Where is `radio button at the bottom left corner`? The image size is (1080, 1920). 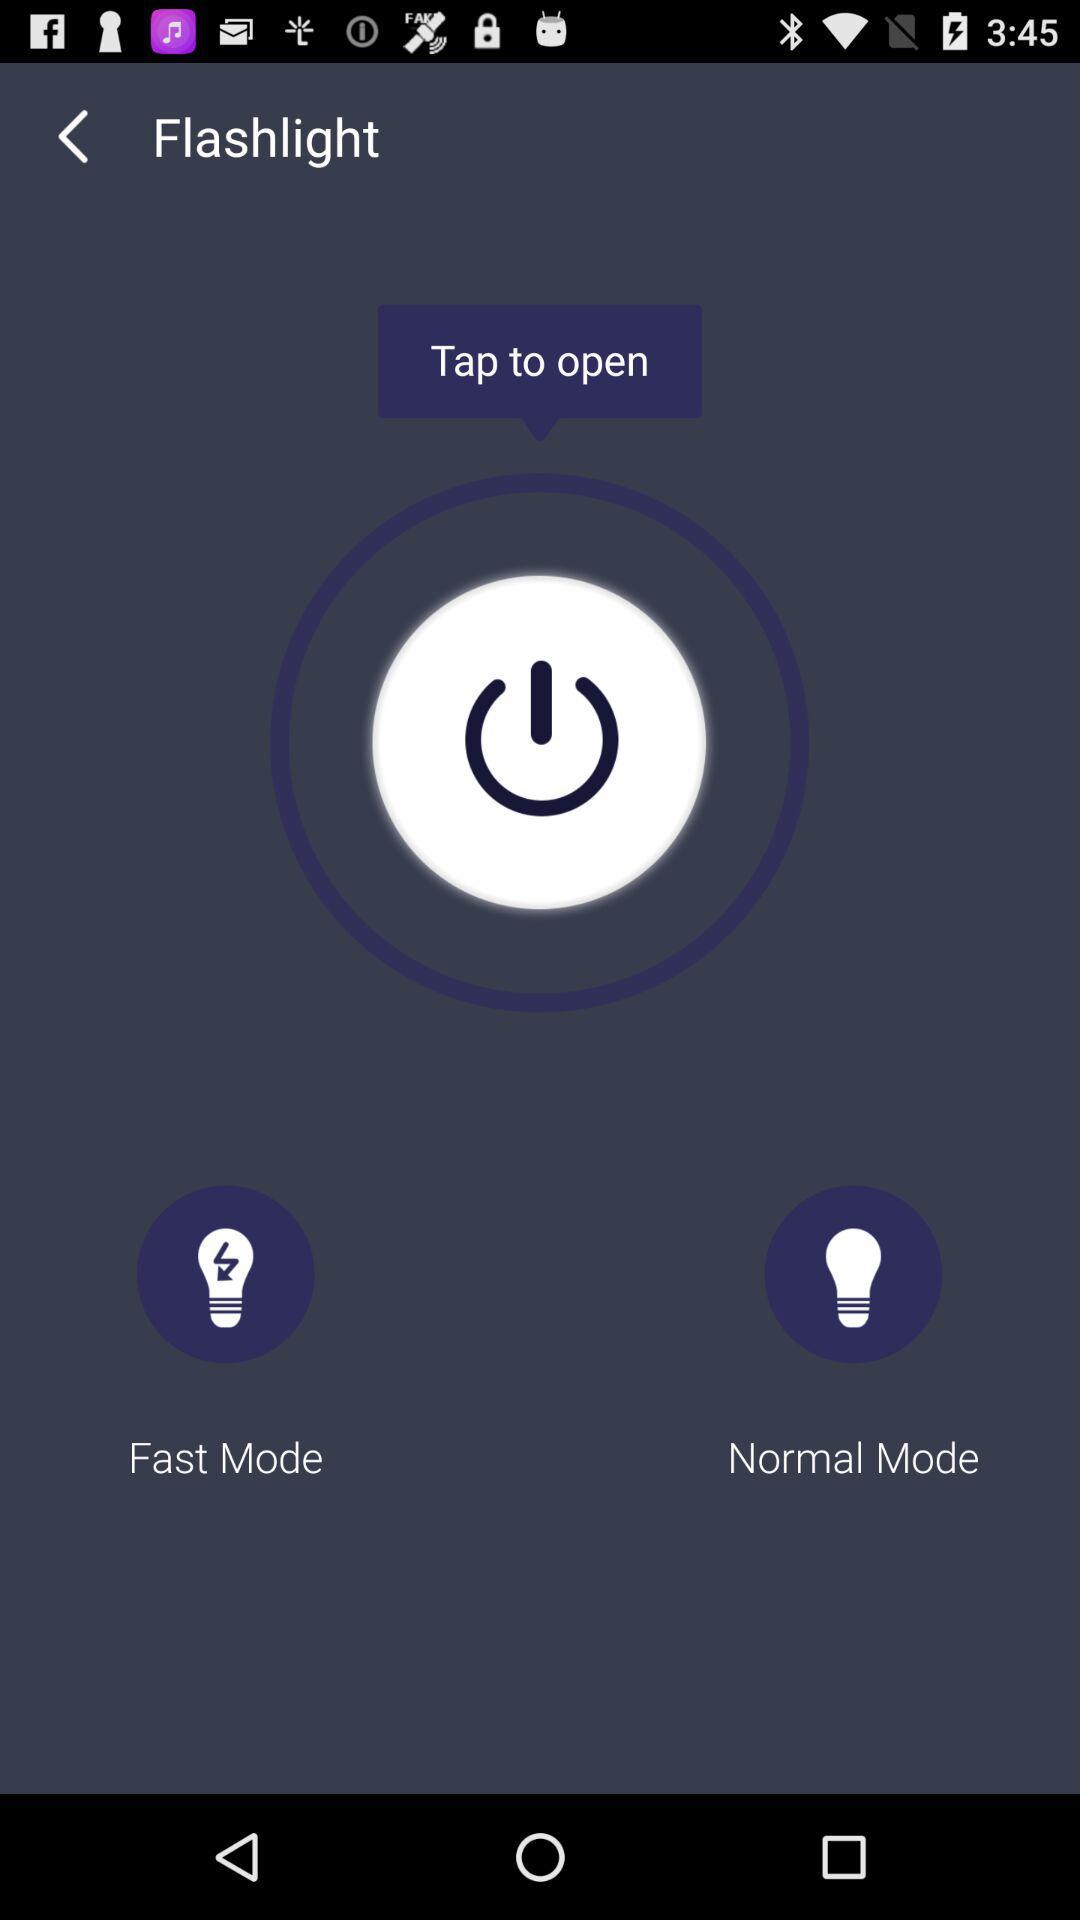
radio button at the bottom left corner is located at coordinates (225, 1314).